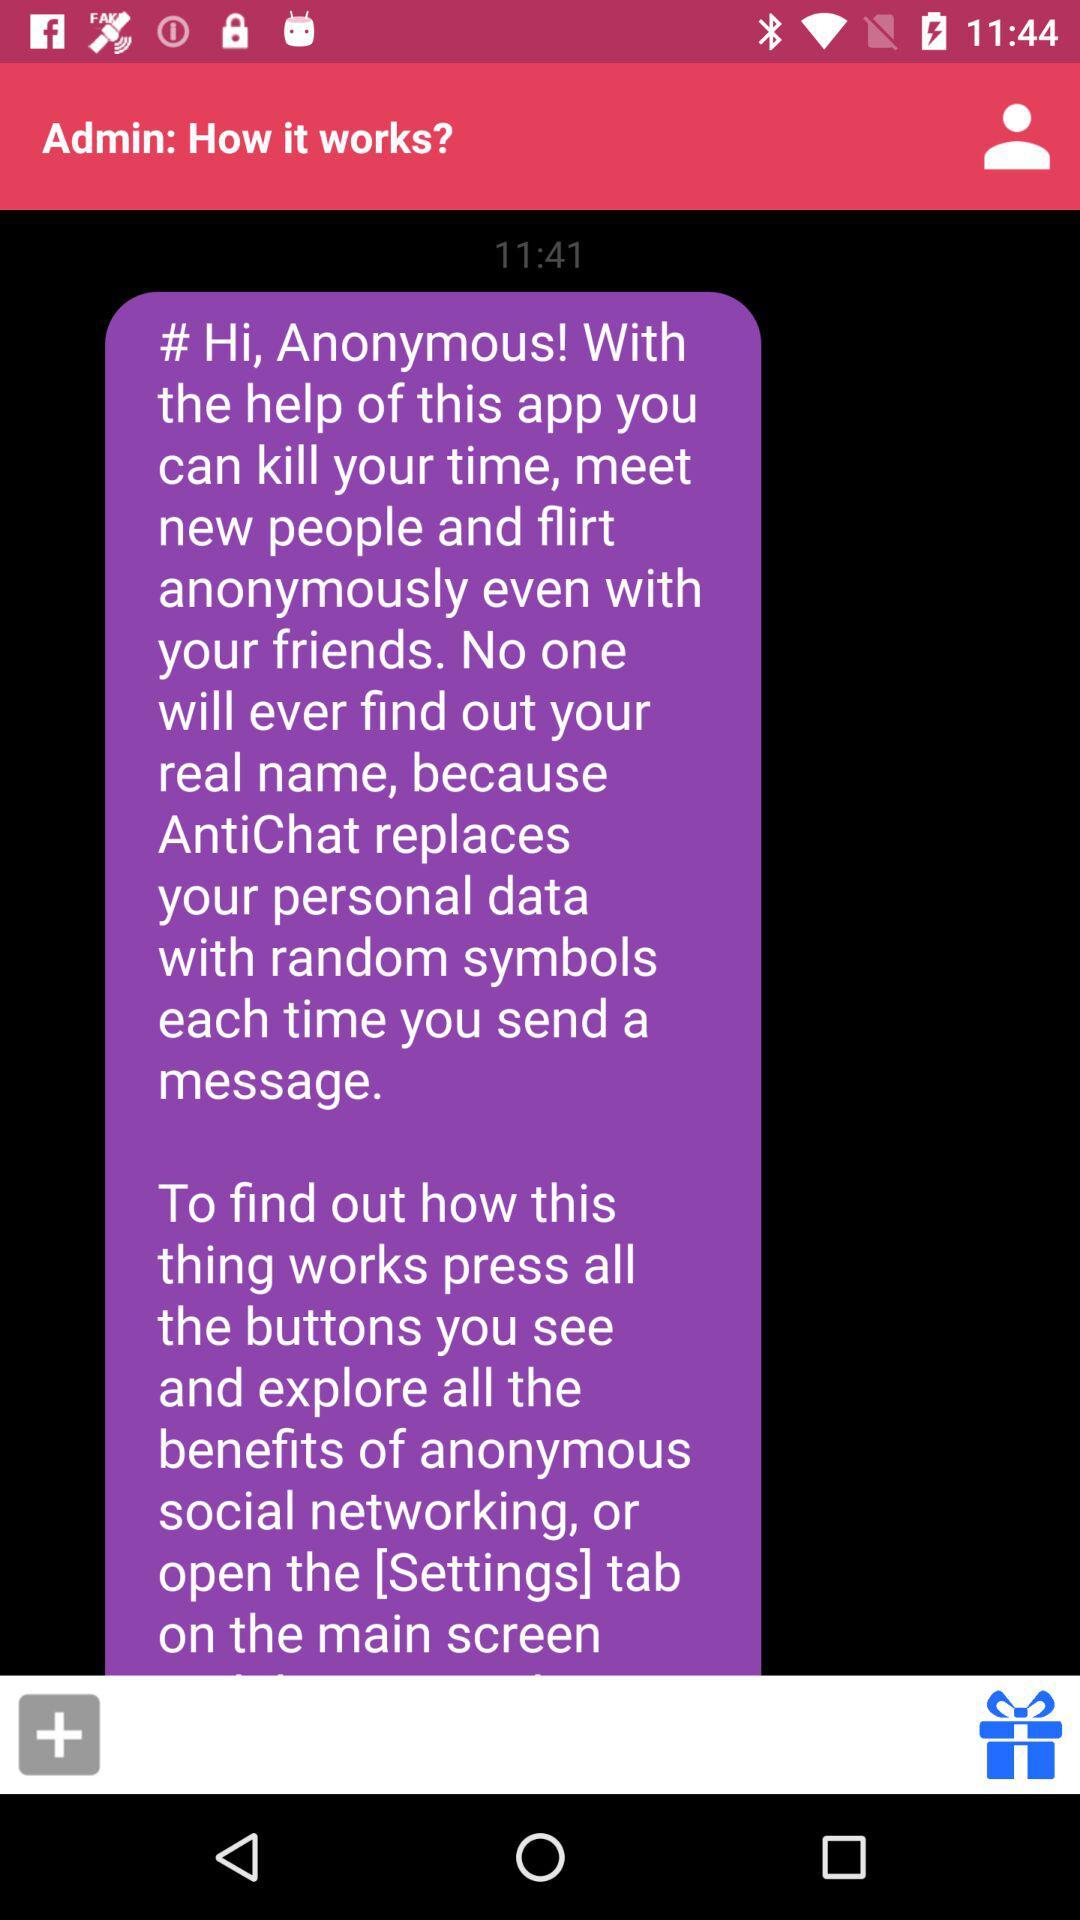  I want to click on the item at the bottom left corner, so click(58, 1733).